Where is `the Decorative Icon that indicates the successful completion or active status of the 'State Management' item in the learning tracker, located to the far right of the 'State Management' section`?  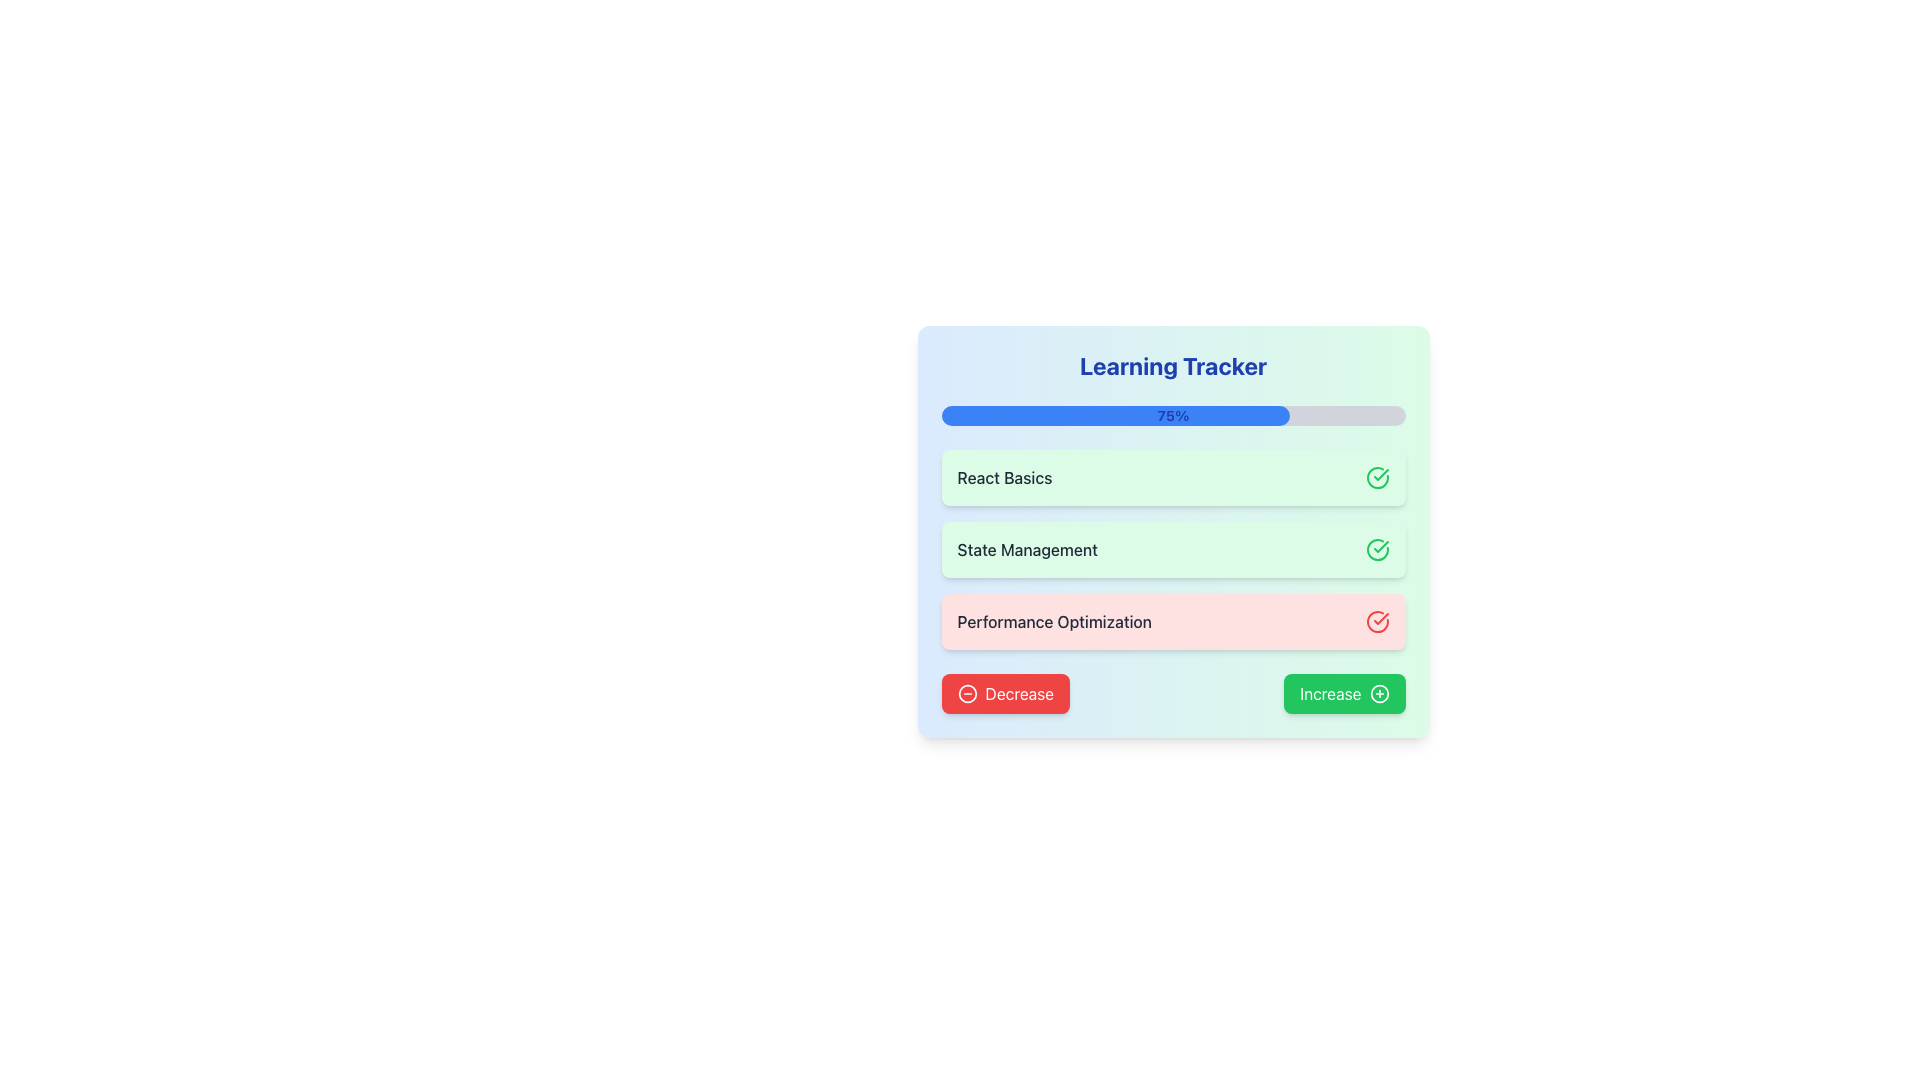 the Decorative Icon that indicates the successful completion or active status of the 'State Management' item in the learning tracker, located to the far right of the 'State Management' section is located at coordinates (1376, 550).